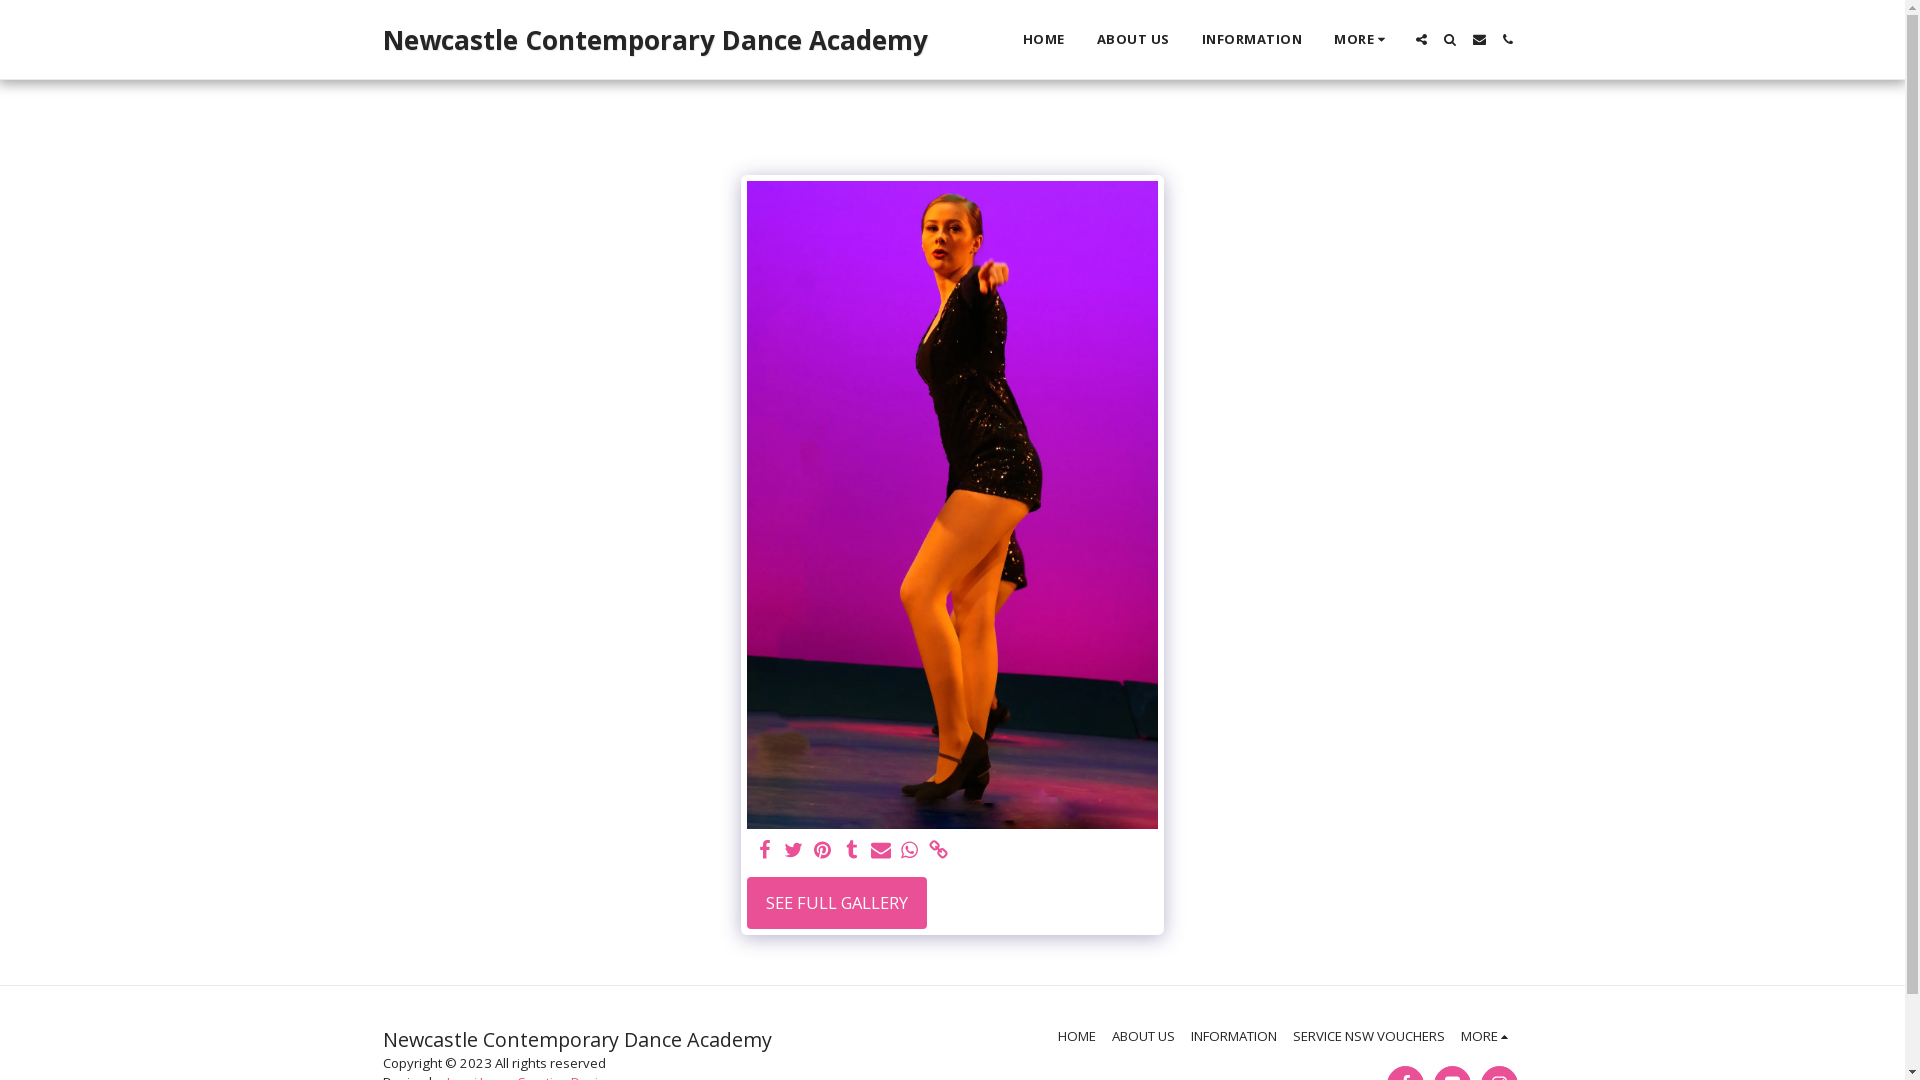 This screenshot has height=1080, width=1920. Describe the element at coordinates (812, 851) in the screenshot. I see `'Pin it'` at that location.